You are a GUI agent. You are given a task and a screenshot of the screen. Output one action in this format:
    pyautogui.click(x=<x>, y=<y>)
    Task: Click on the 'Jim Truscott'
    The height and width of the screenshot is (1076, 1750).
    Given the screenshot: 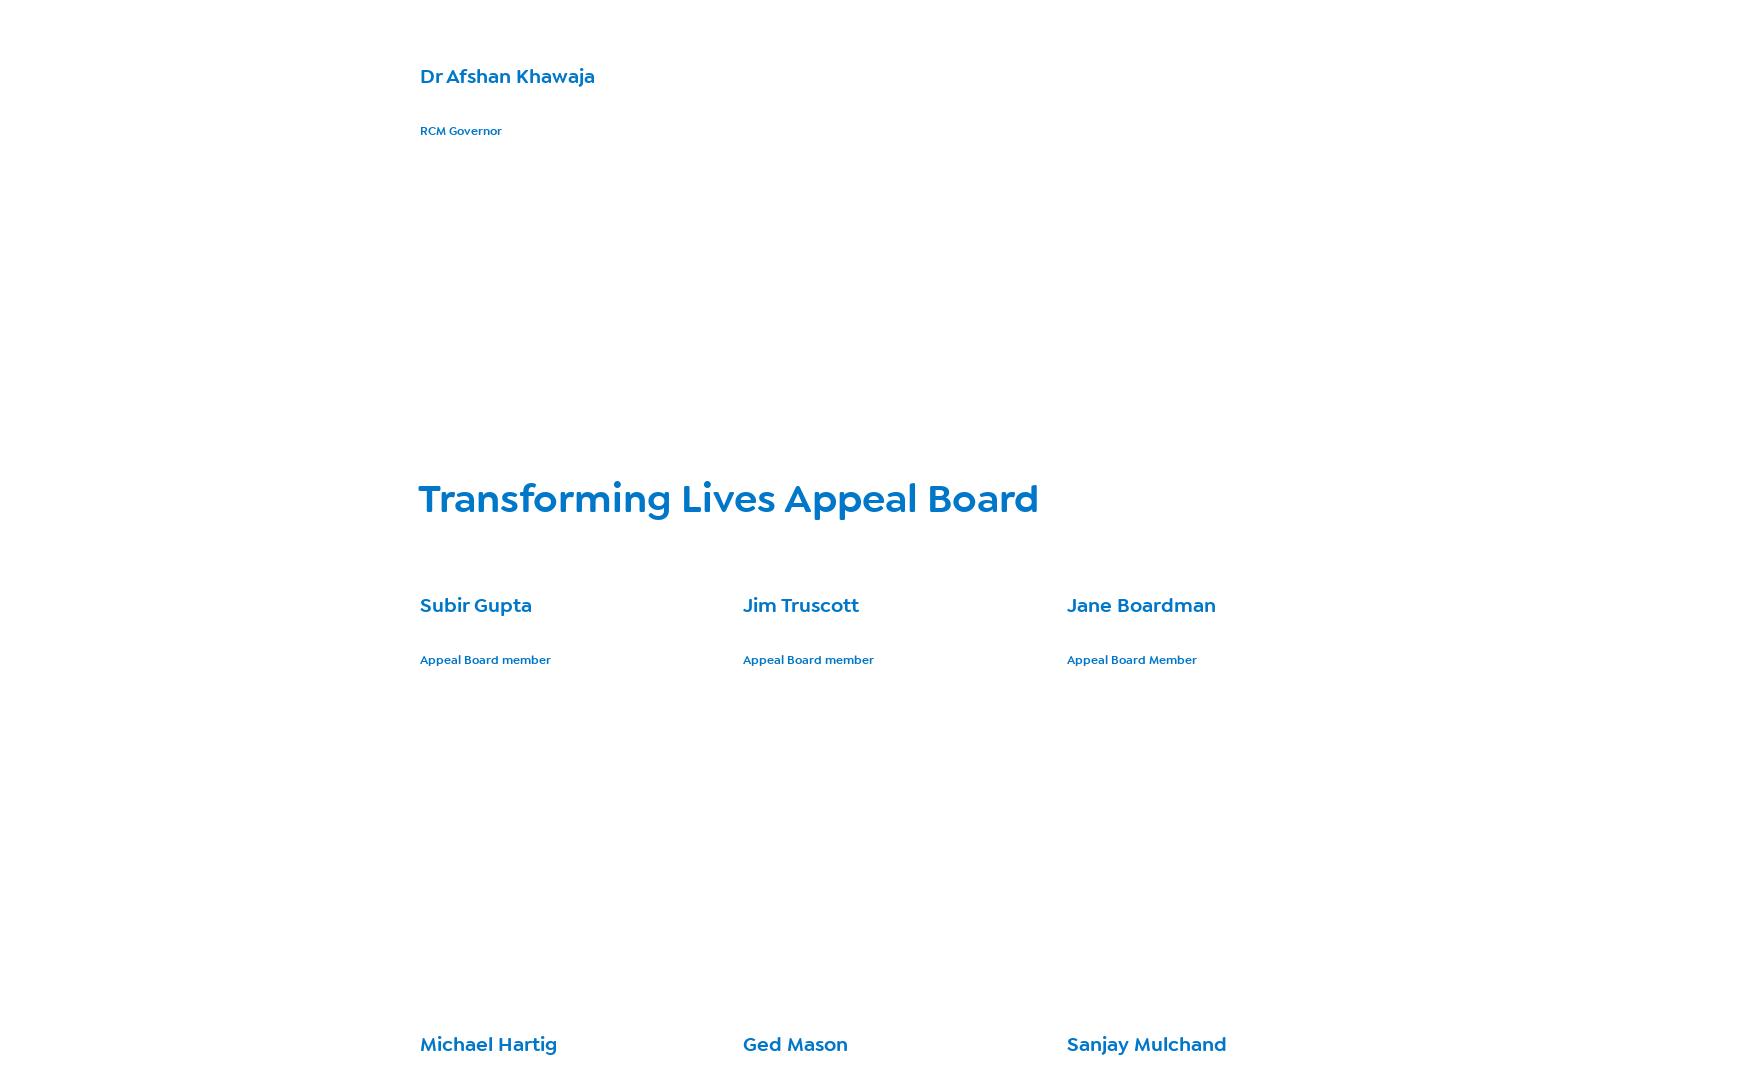 What is the action you would take?
    pyautogui.click(x=743, y=605)
    